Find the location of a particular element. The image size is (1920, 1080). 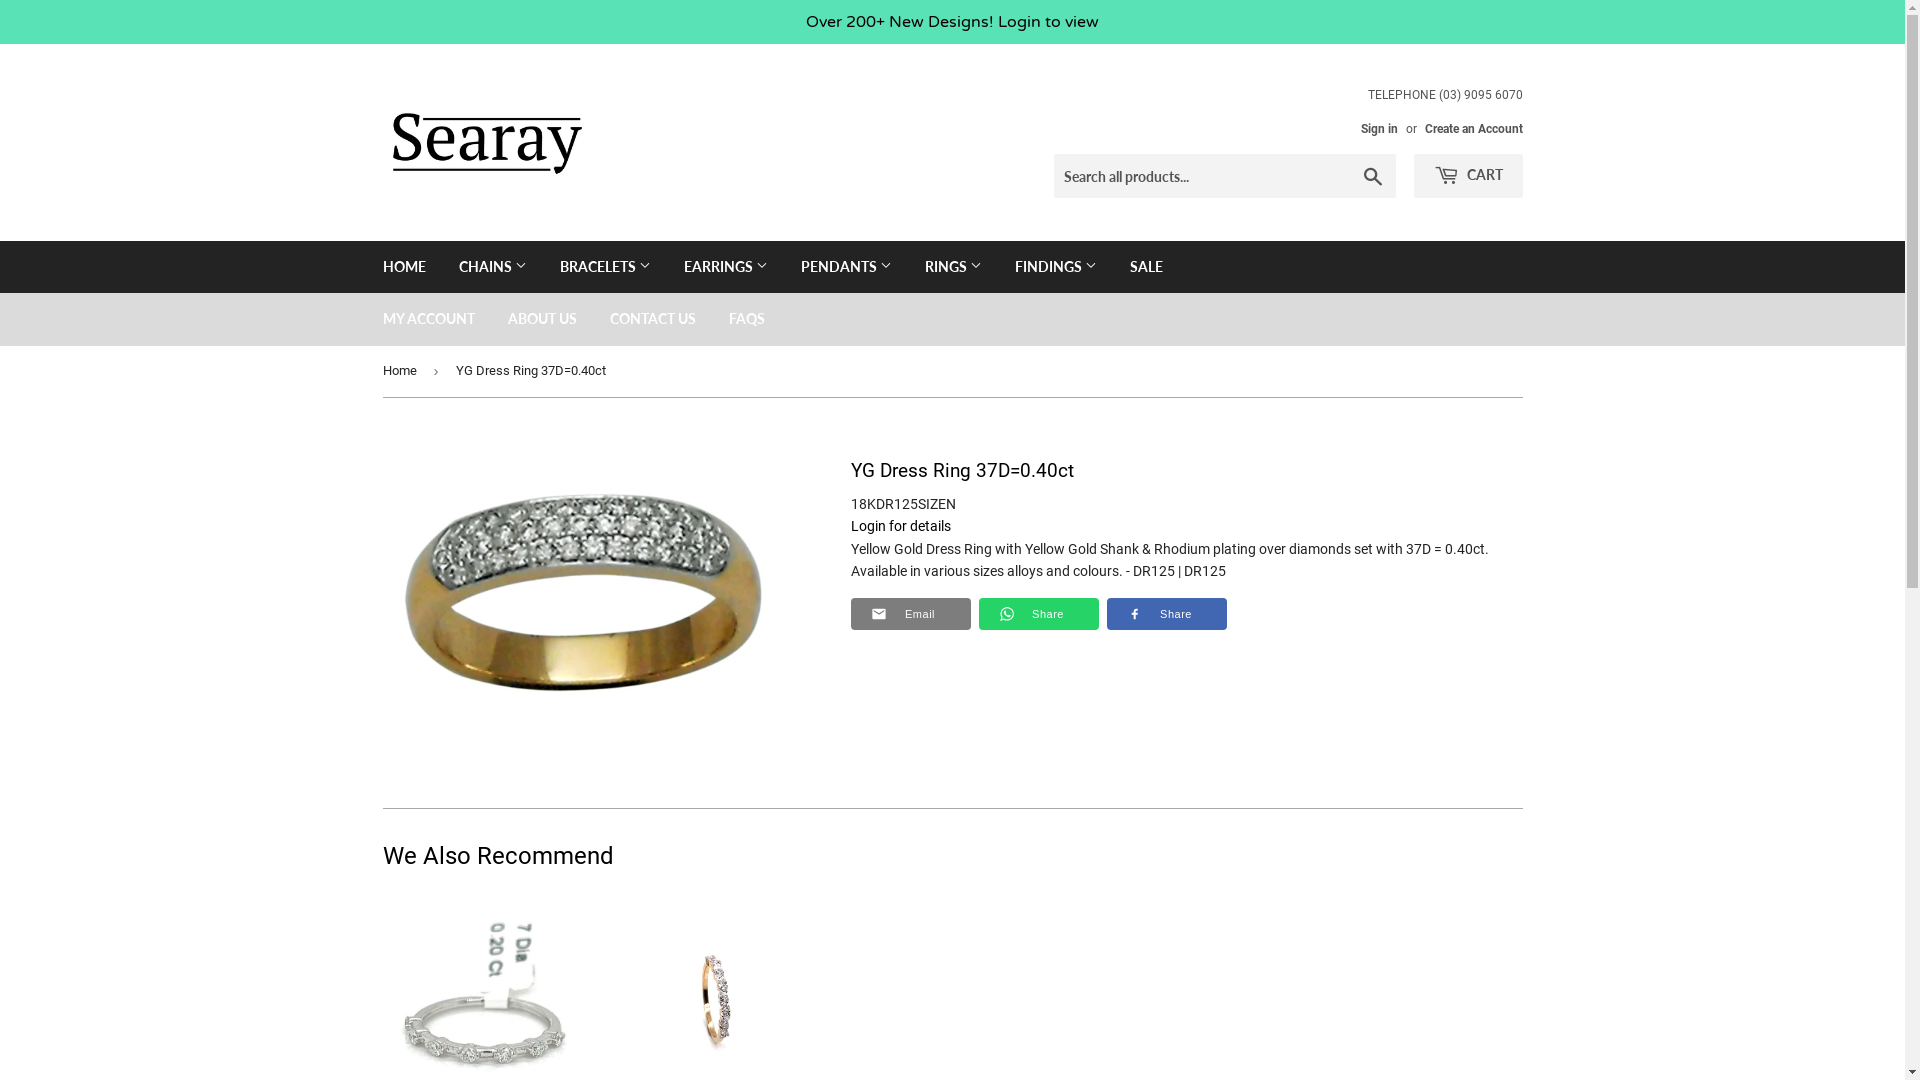

'BRACELETS' is located at coordinates (543, 265).